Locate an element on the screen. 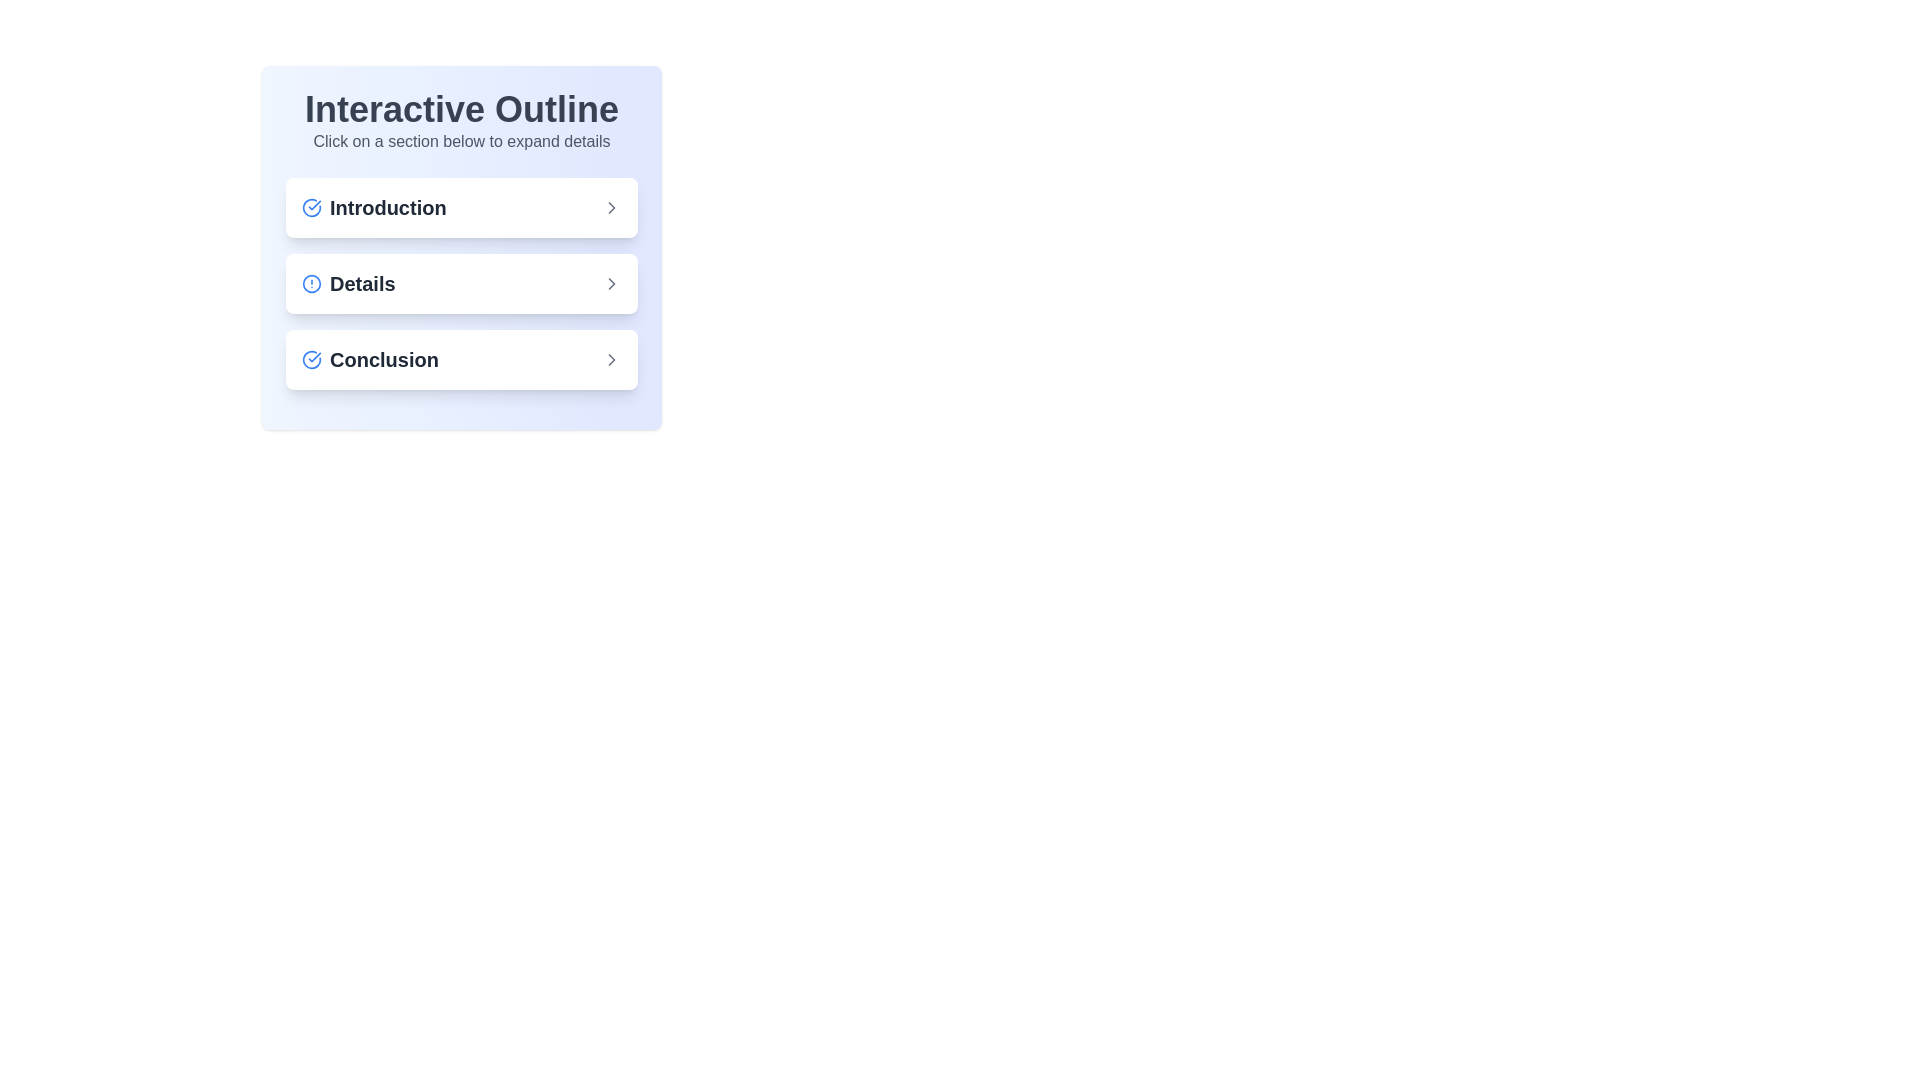 The image size is (1920, 1080). the 'Details' section is located at coordinates (348, 284).